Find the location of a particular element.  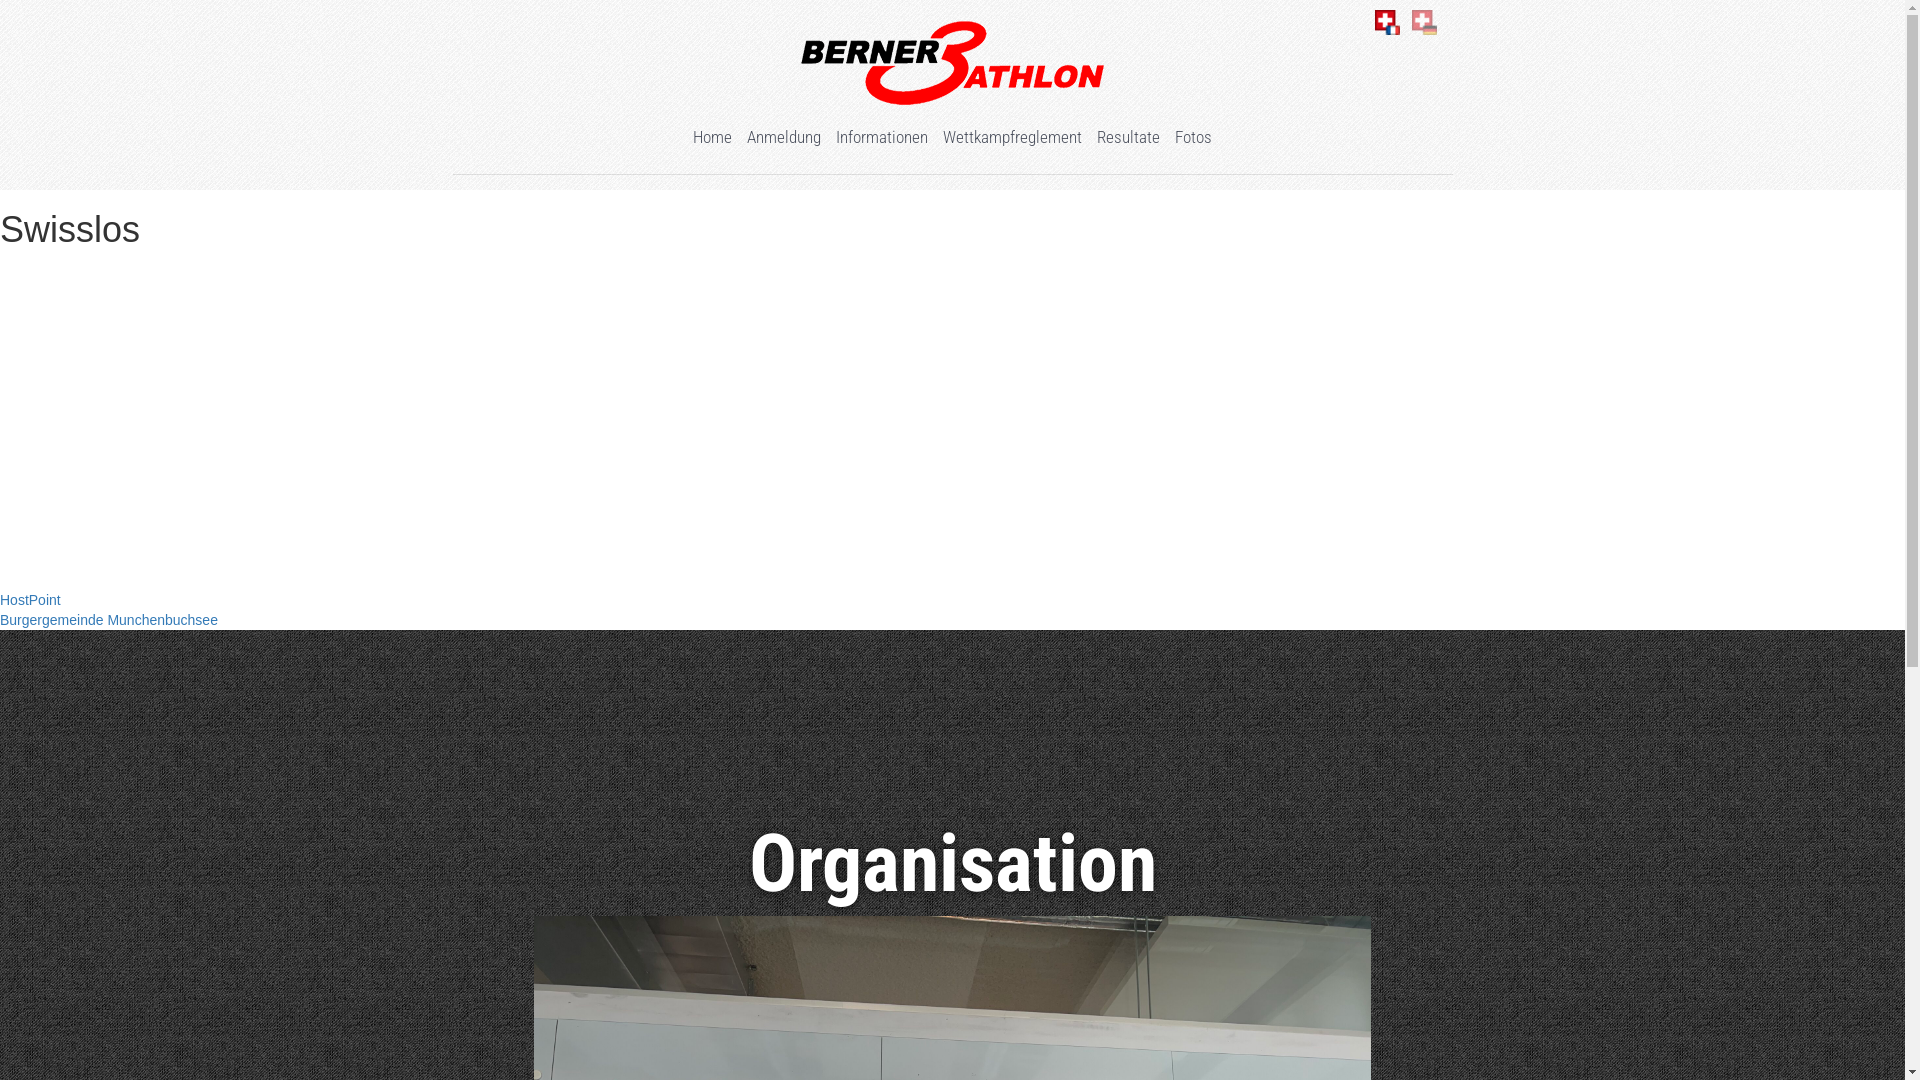

'Deutsch' is located at coordinates (1410, 22).